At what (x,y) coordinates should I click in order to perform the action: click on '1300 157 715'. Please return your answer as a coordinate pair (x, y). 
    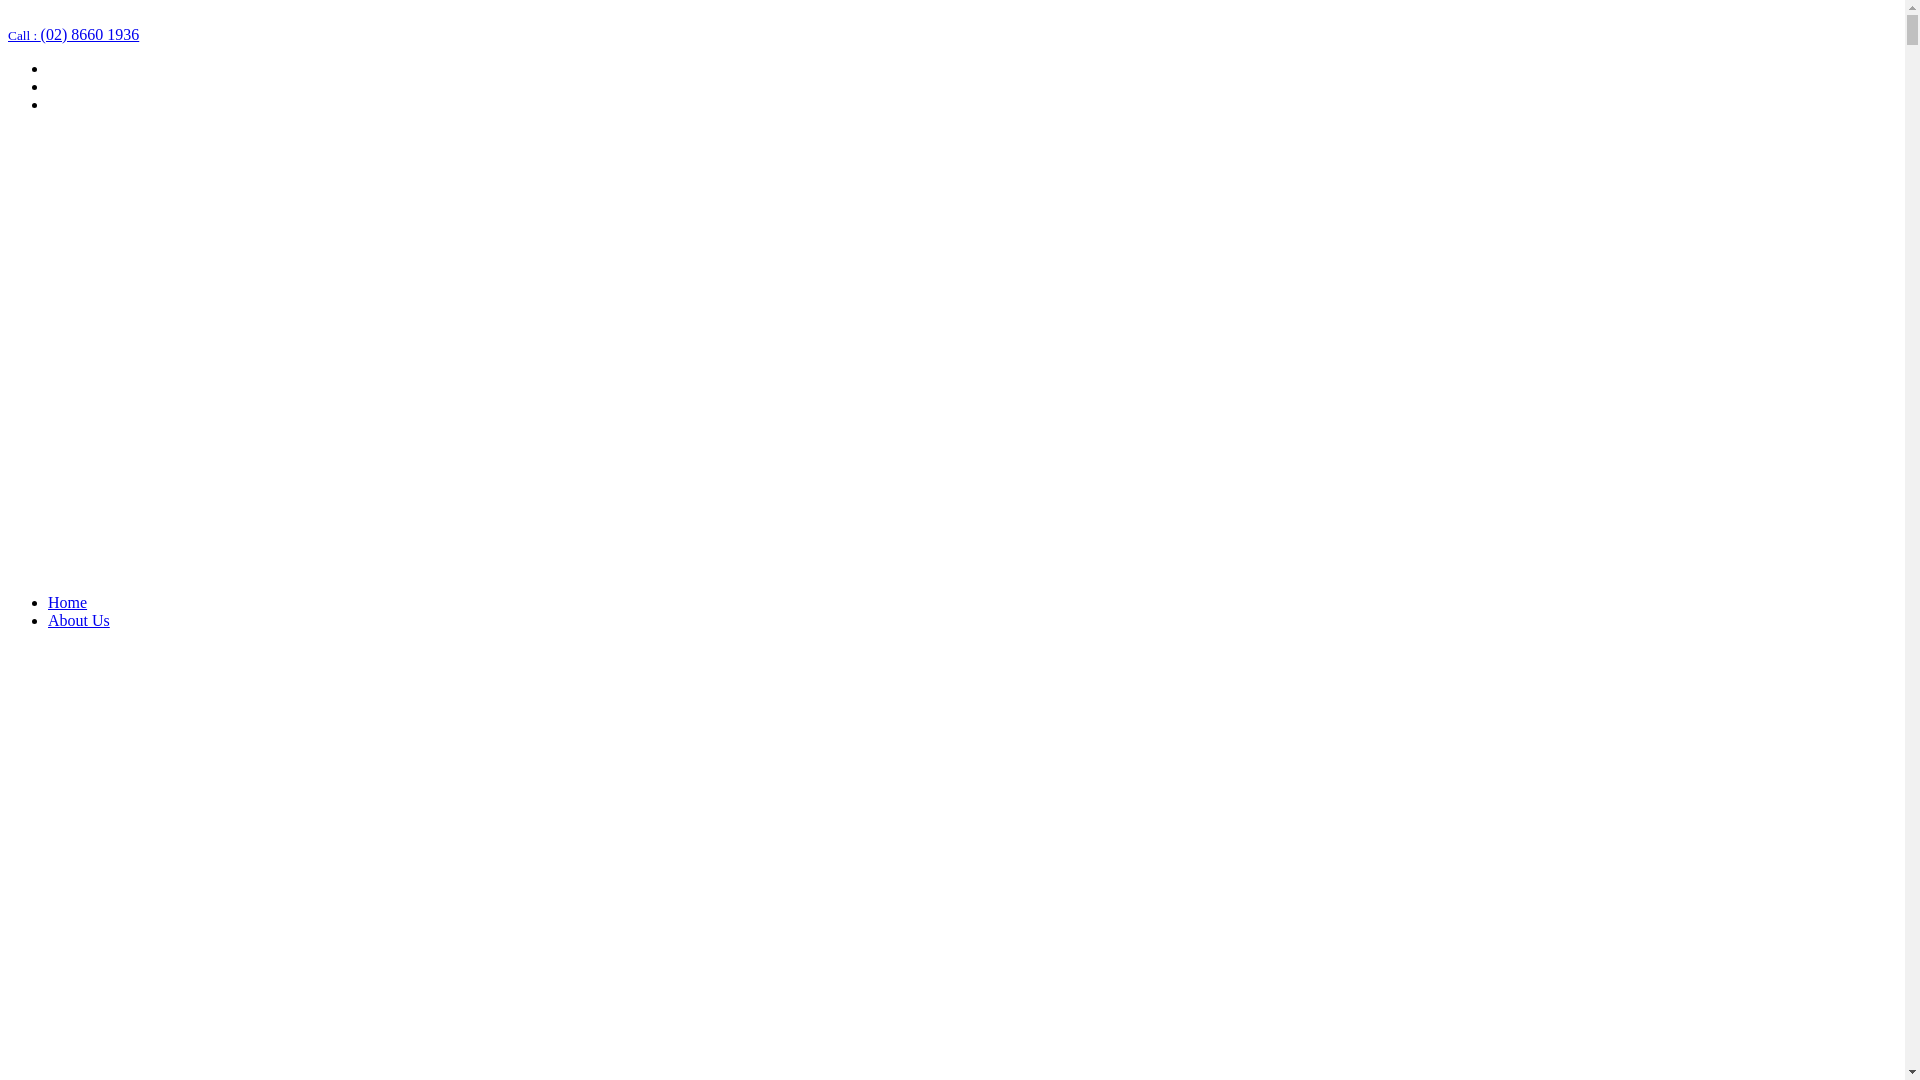
    Looking at the image, I should click on (52, 16).